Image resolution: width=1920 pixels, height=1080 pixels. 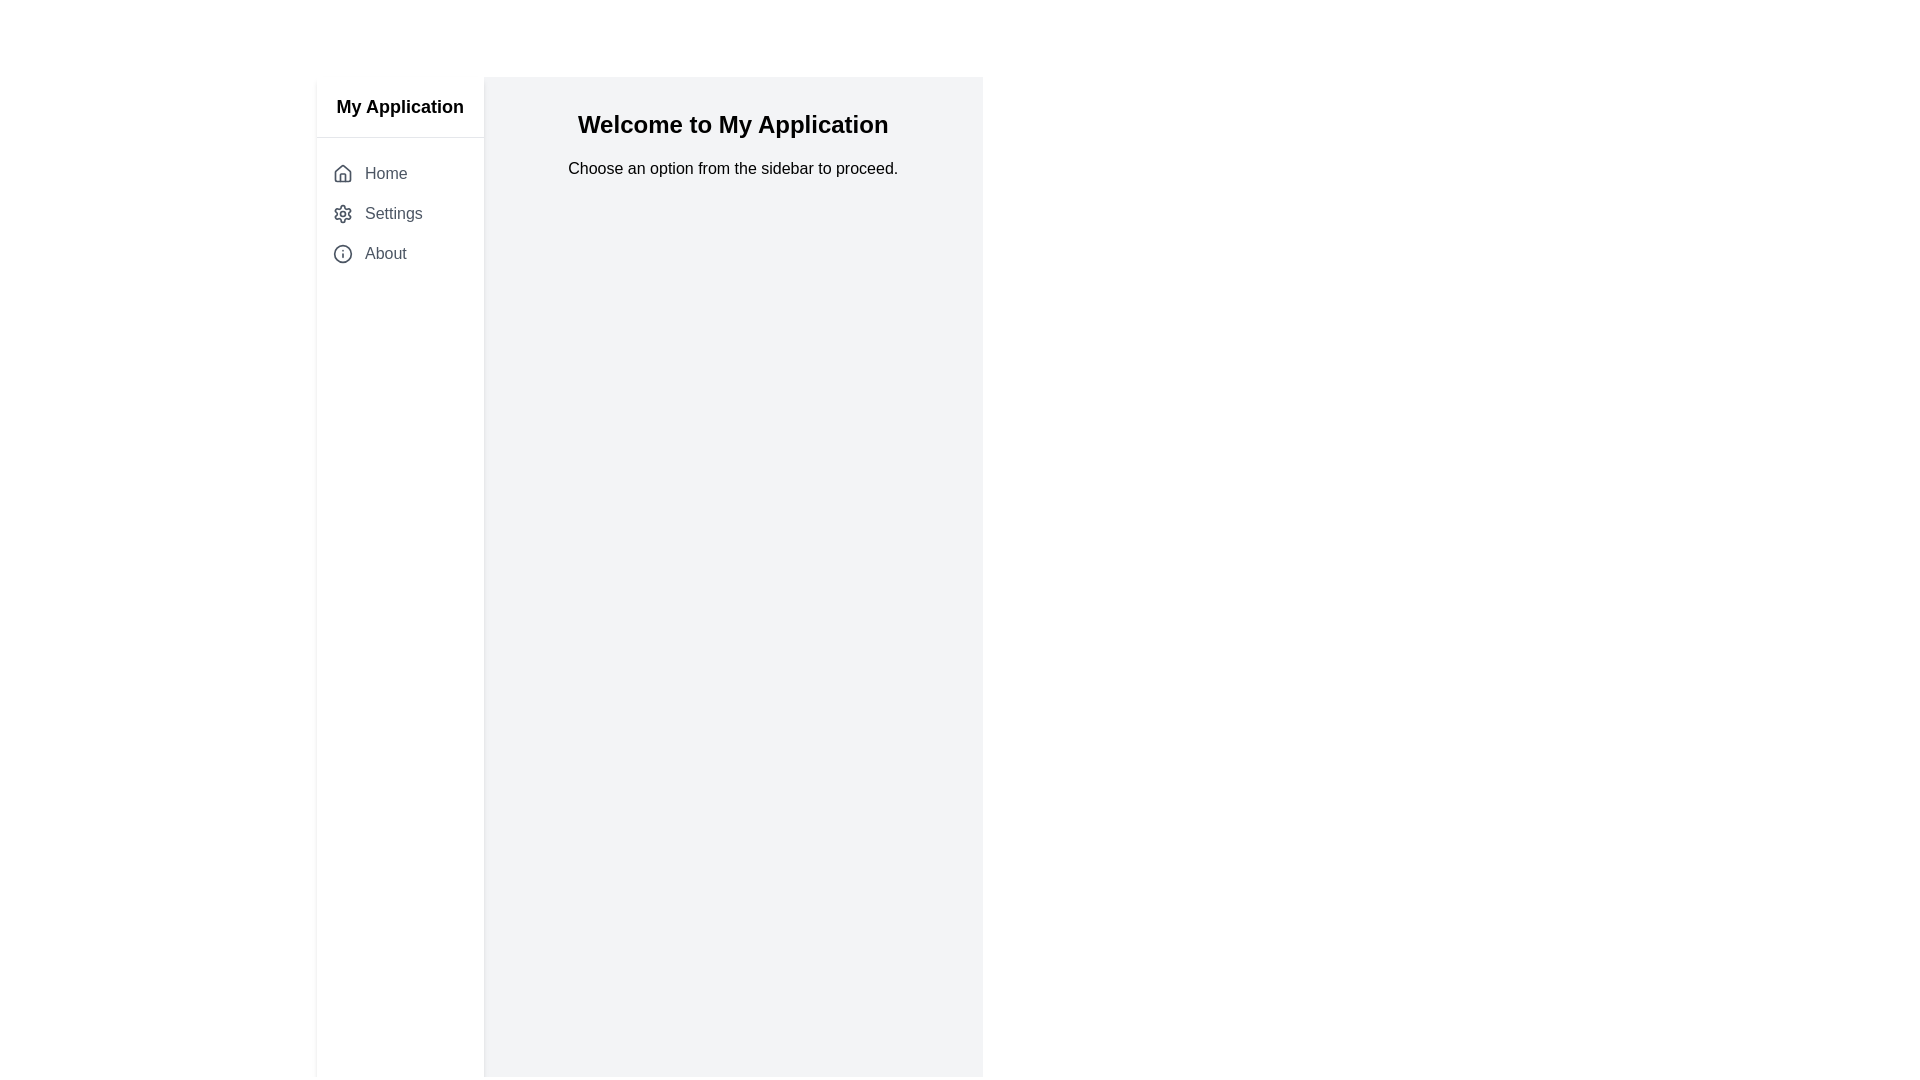 What do you see at coordinates (732, 124) in the screenshot?
I see `static text header that says 'Welcome to My Application.' It is a bold and prominently displayed title at the top of the content area` at bounding box center [732, 124].